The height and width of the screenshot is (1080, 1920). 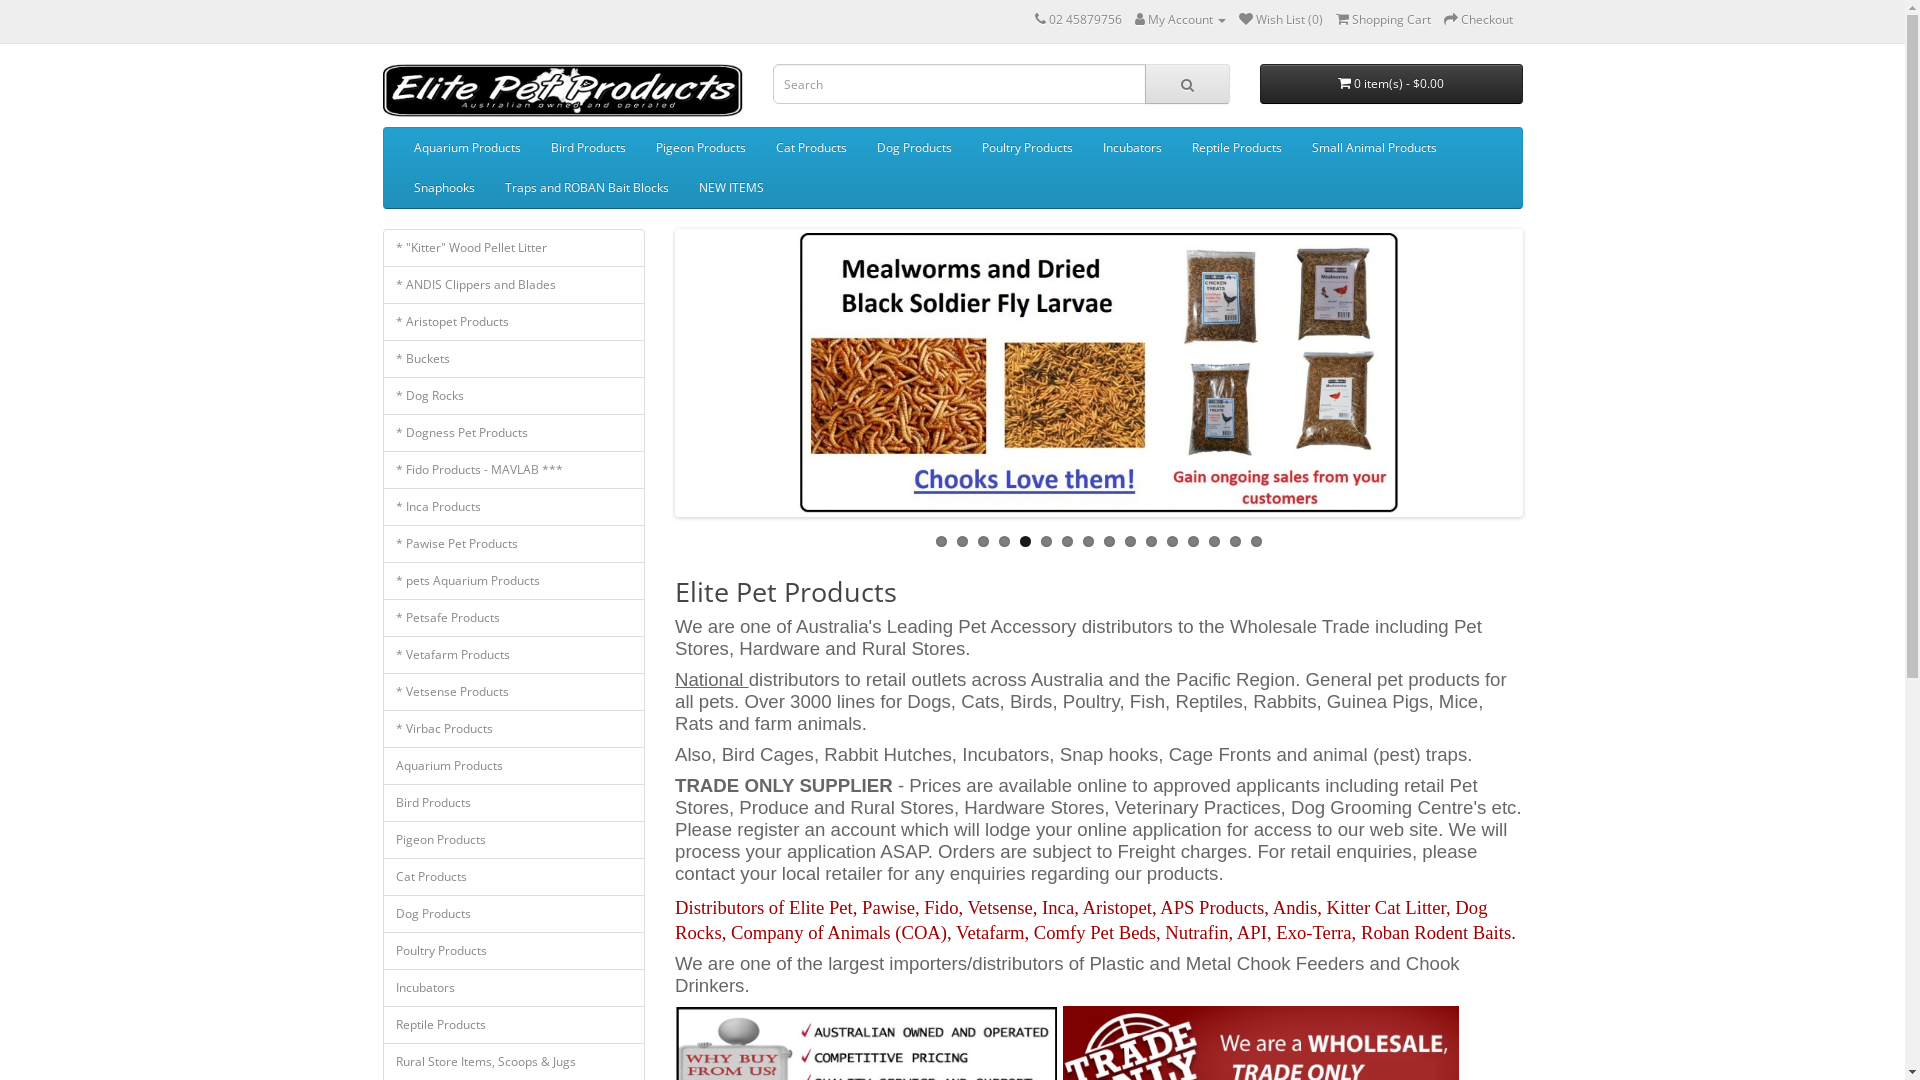 What do you see at coordinates (382, 616) in the screenshot?
I see `'* Petsafe Products'` at bounding box center [382, 616].